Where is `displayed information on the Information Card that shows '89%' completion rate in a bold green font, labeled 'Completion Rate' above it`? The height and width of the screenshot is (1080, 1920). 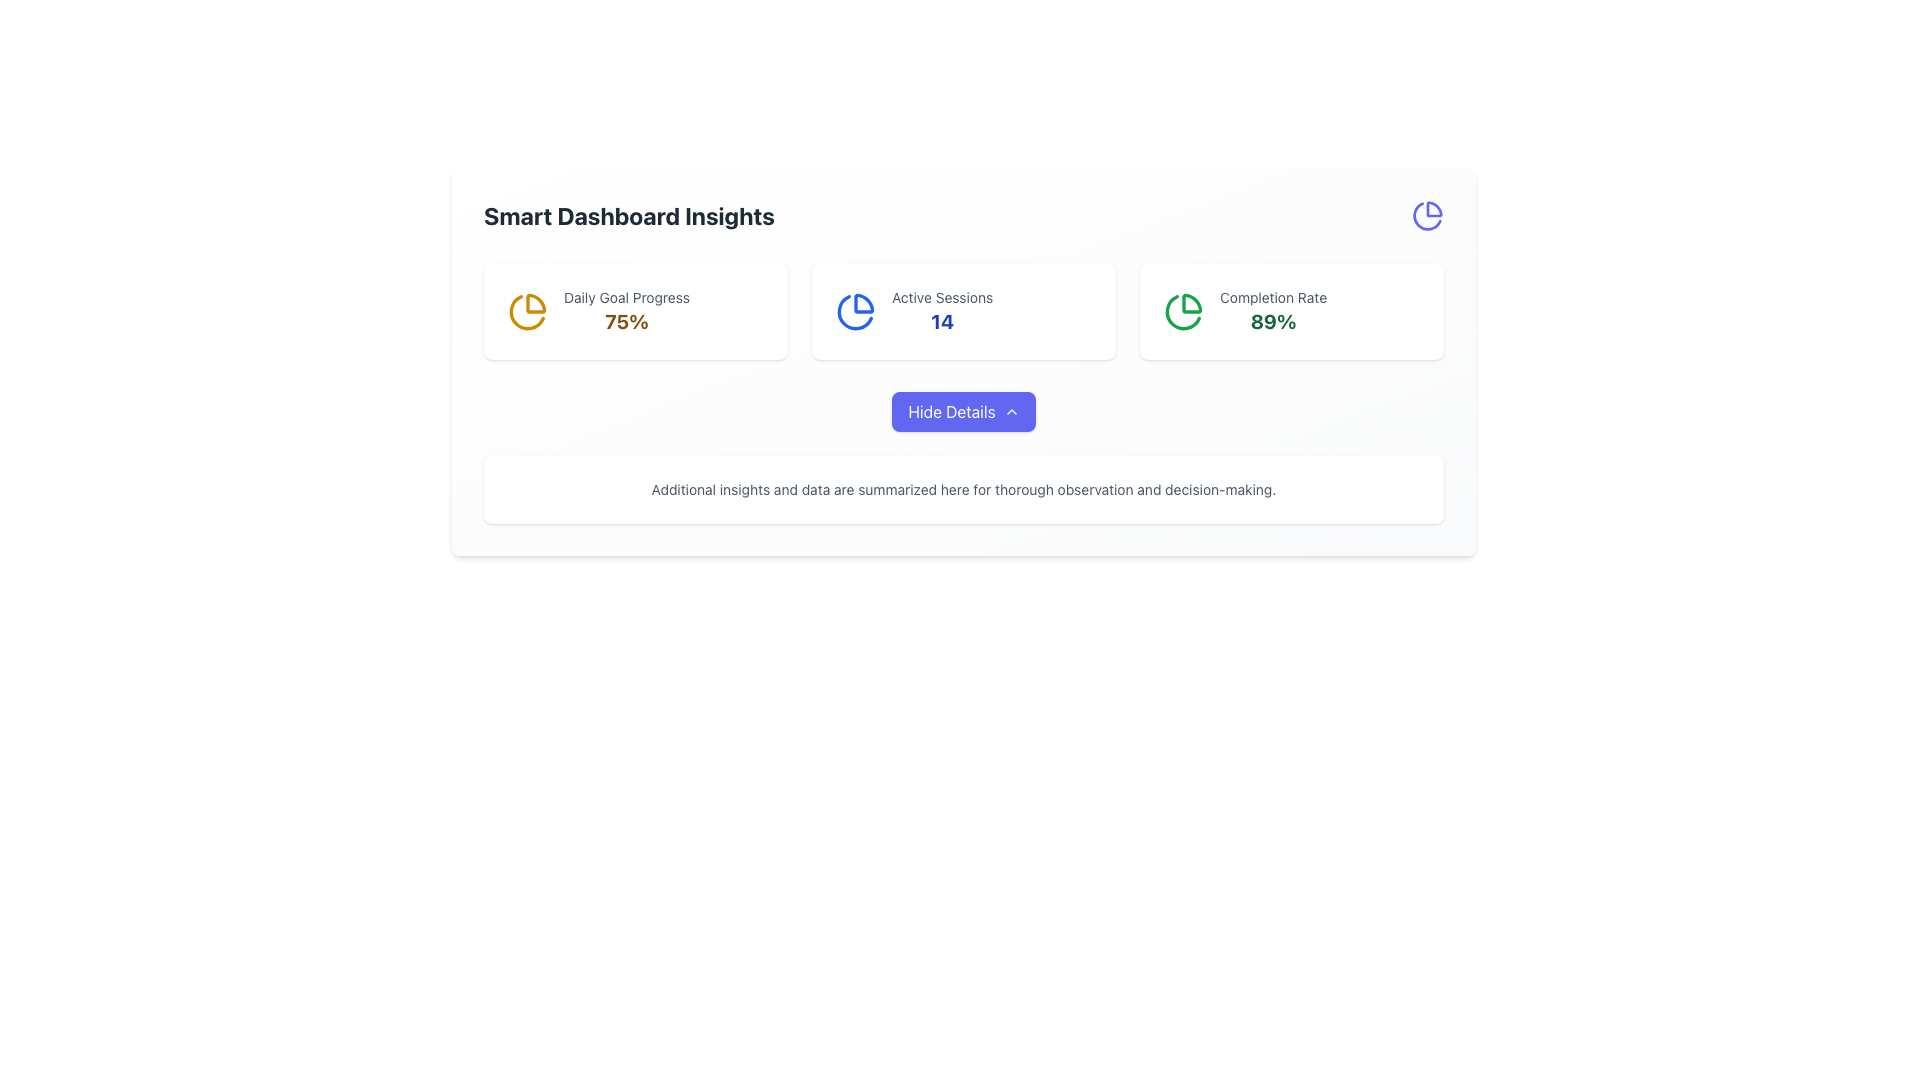 displayed information on the Information Card that shows '89%' completion rate in a bold green font, labeled 'Completion Rate' above it is located at coordinates (1291, 312).